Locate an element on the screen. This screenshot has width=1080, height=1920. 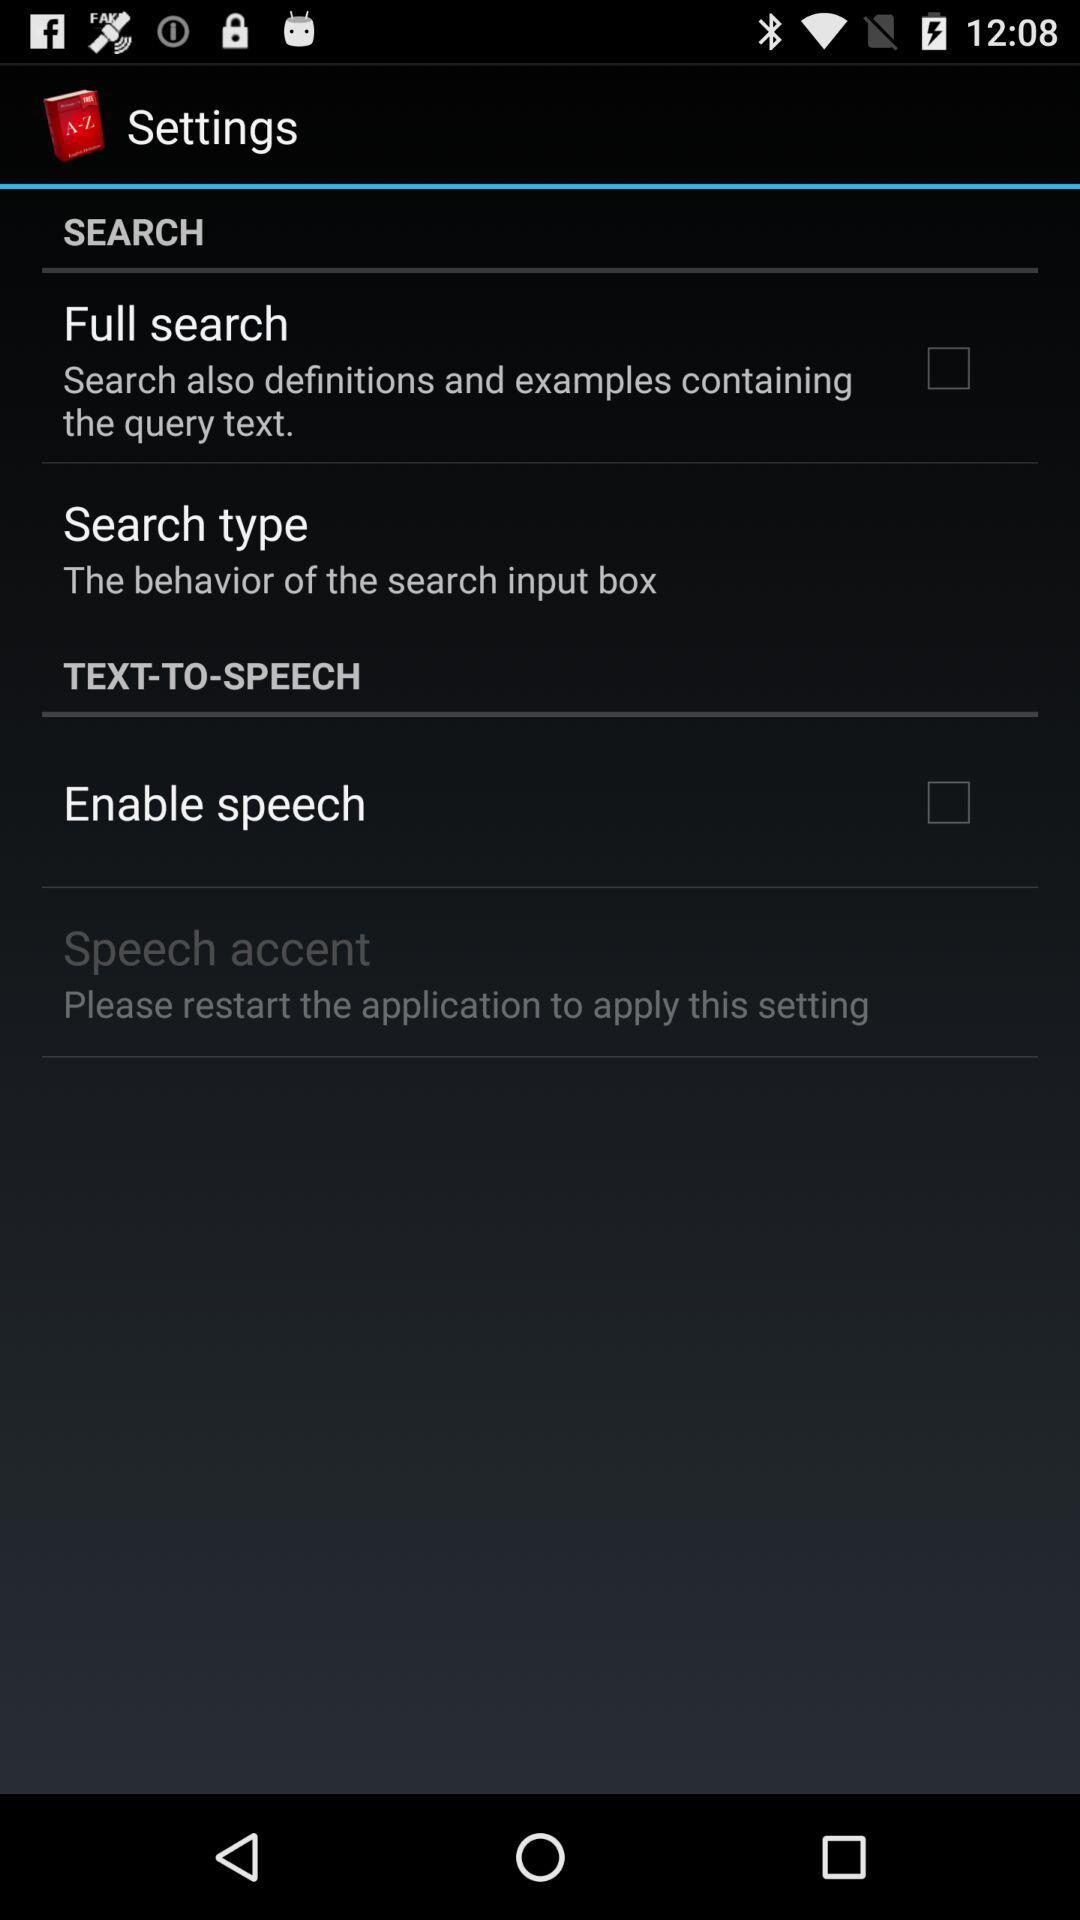
icon below search app is located at coordinates (175, 322).